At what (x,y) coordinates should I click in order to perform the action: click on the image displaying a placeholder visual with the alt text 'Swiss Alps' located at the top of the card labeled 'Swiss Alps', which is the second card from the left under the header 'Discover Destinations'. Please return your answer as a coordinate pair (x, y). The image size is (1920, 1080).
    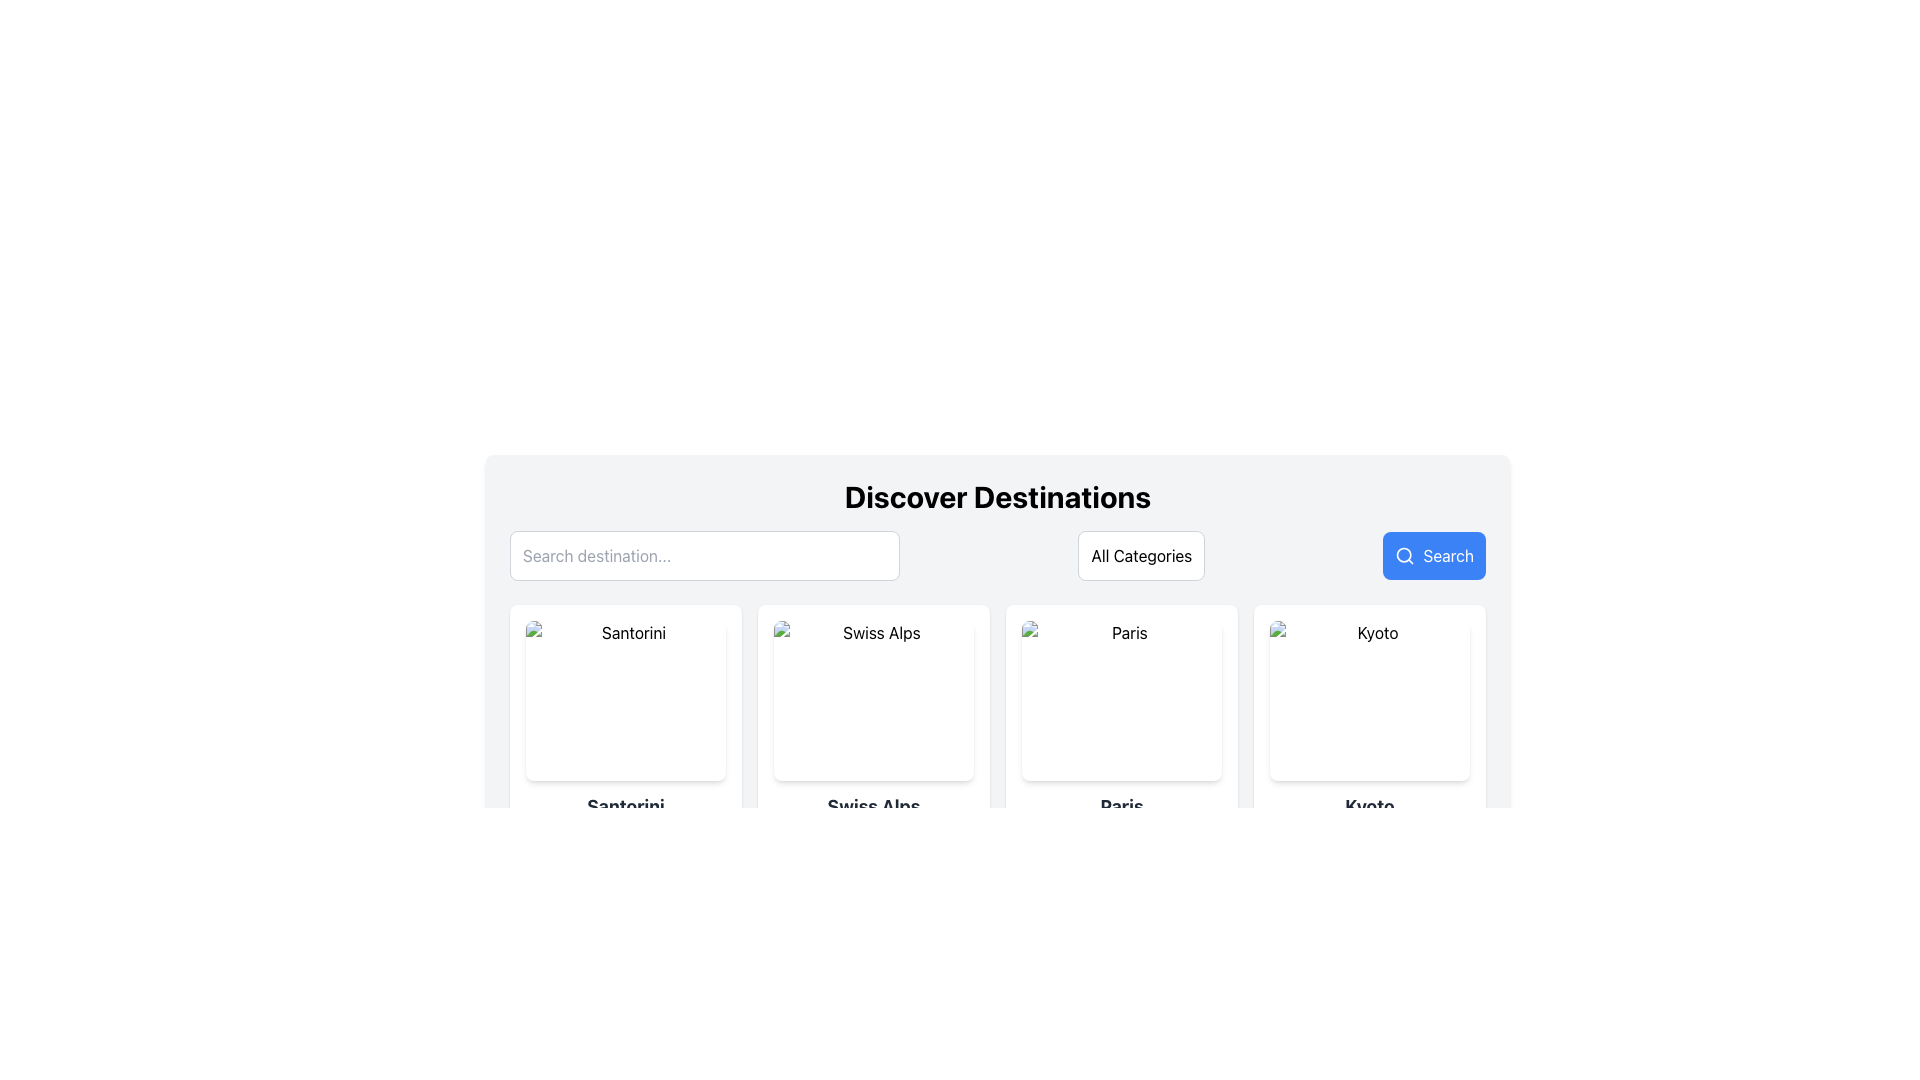
    Looking at the image, I should click on (873, 700).